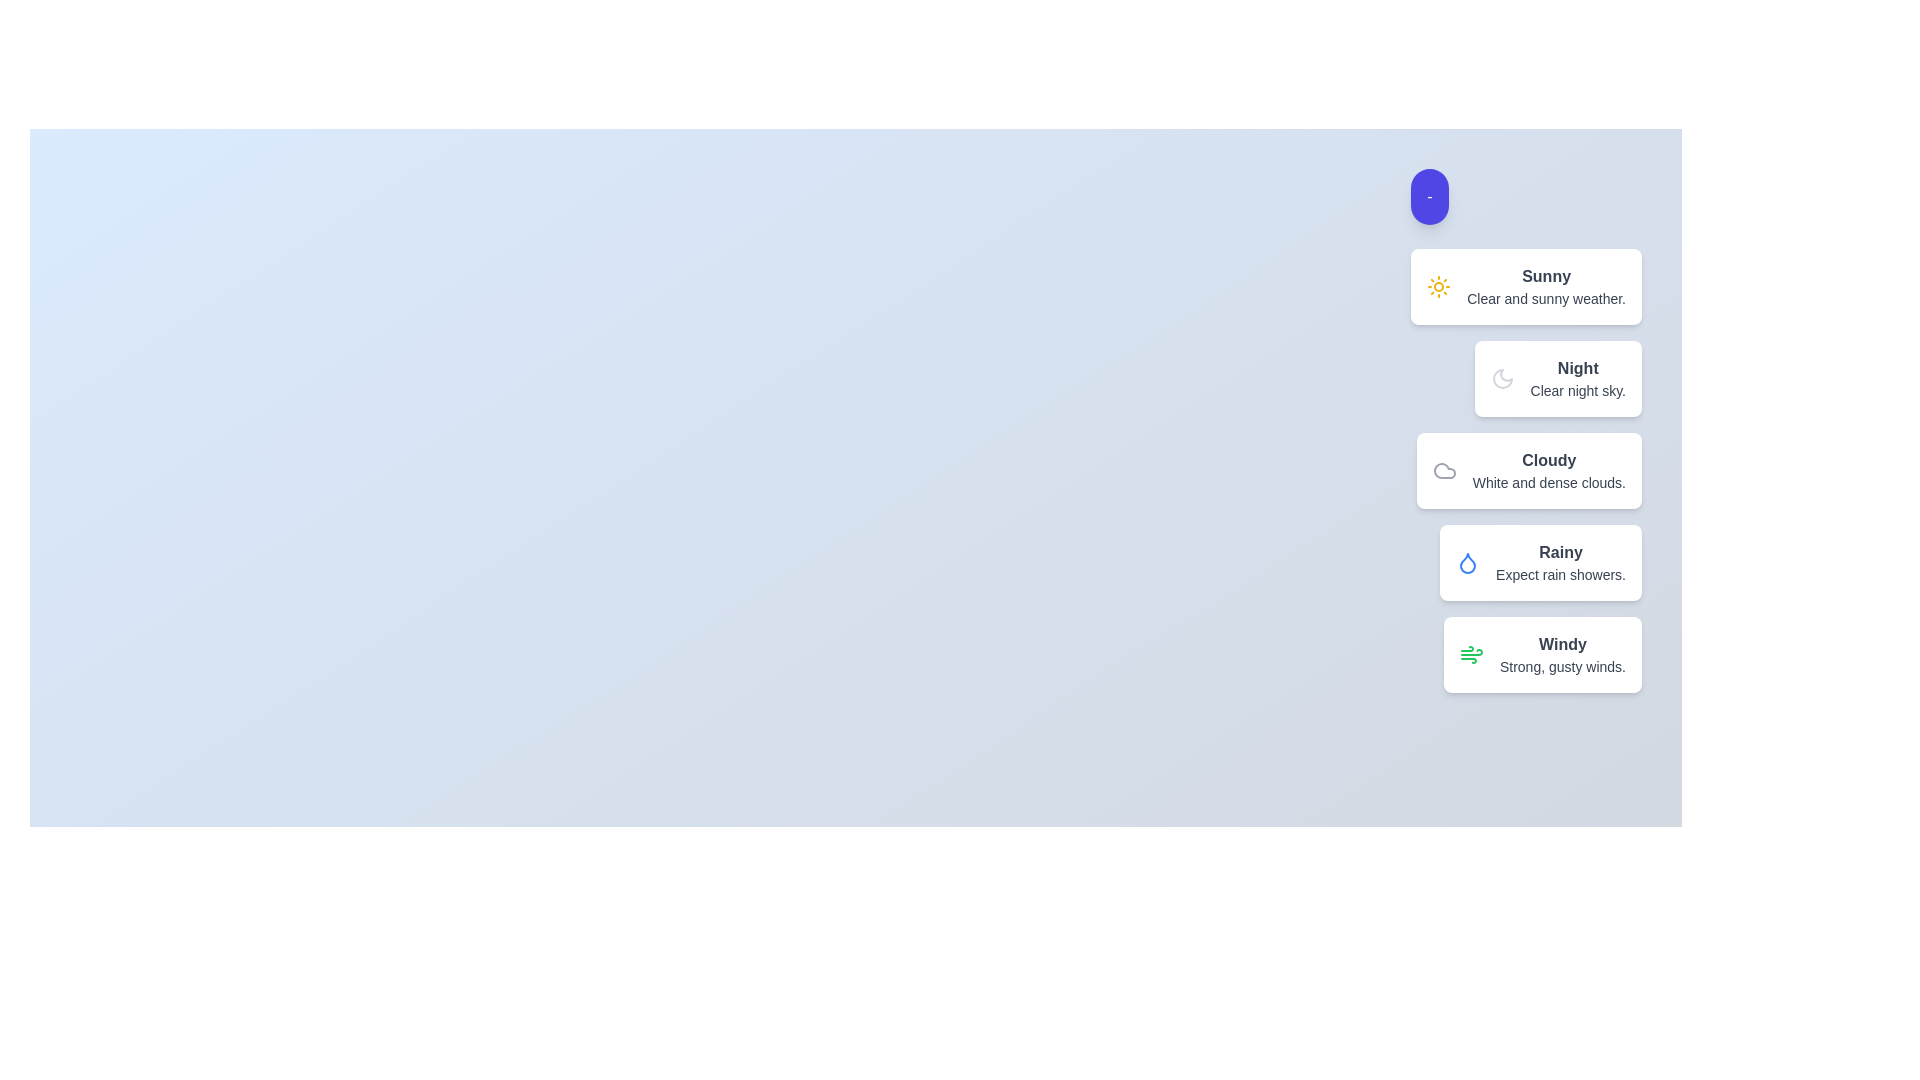 The image size is (1920, 1080). What do you see at coordinates (1577, 369) in the screenshot?
I see `the description of the weather condition labeled Night` at bounding box center [1577, 369].